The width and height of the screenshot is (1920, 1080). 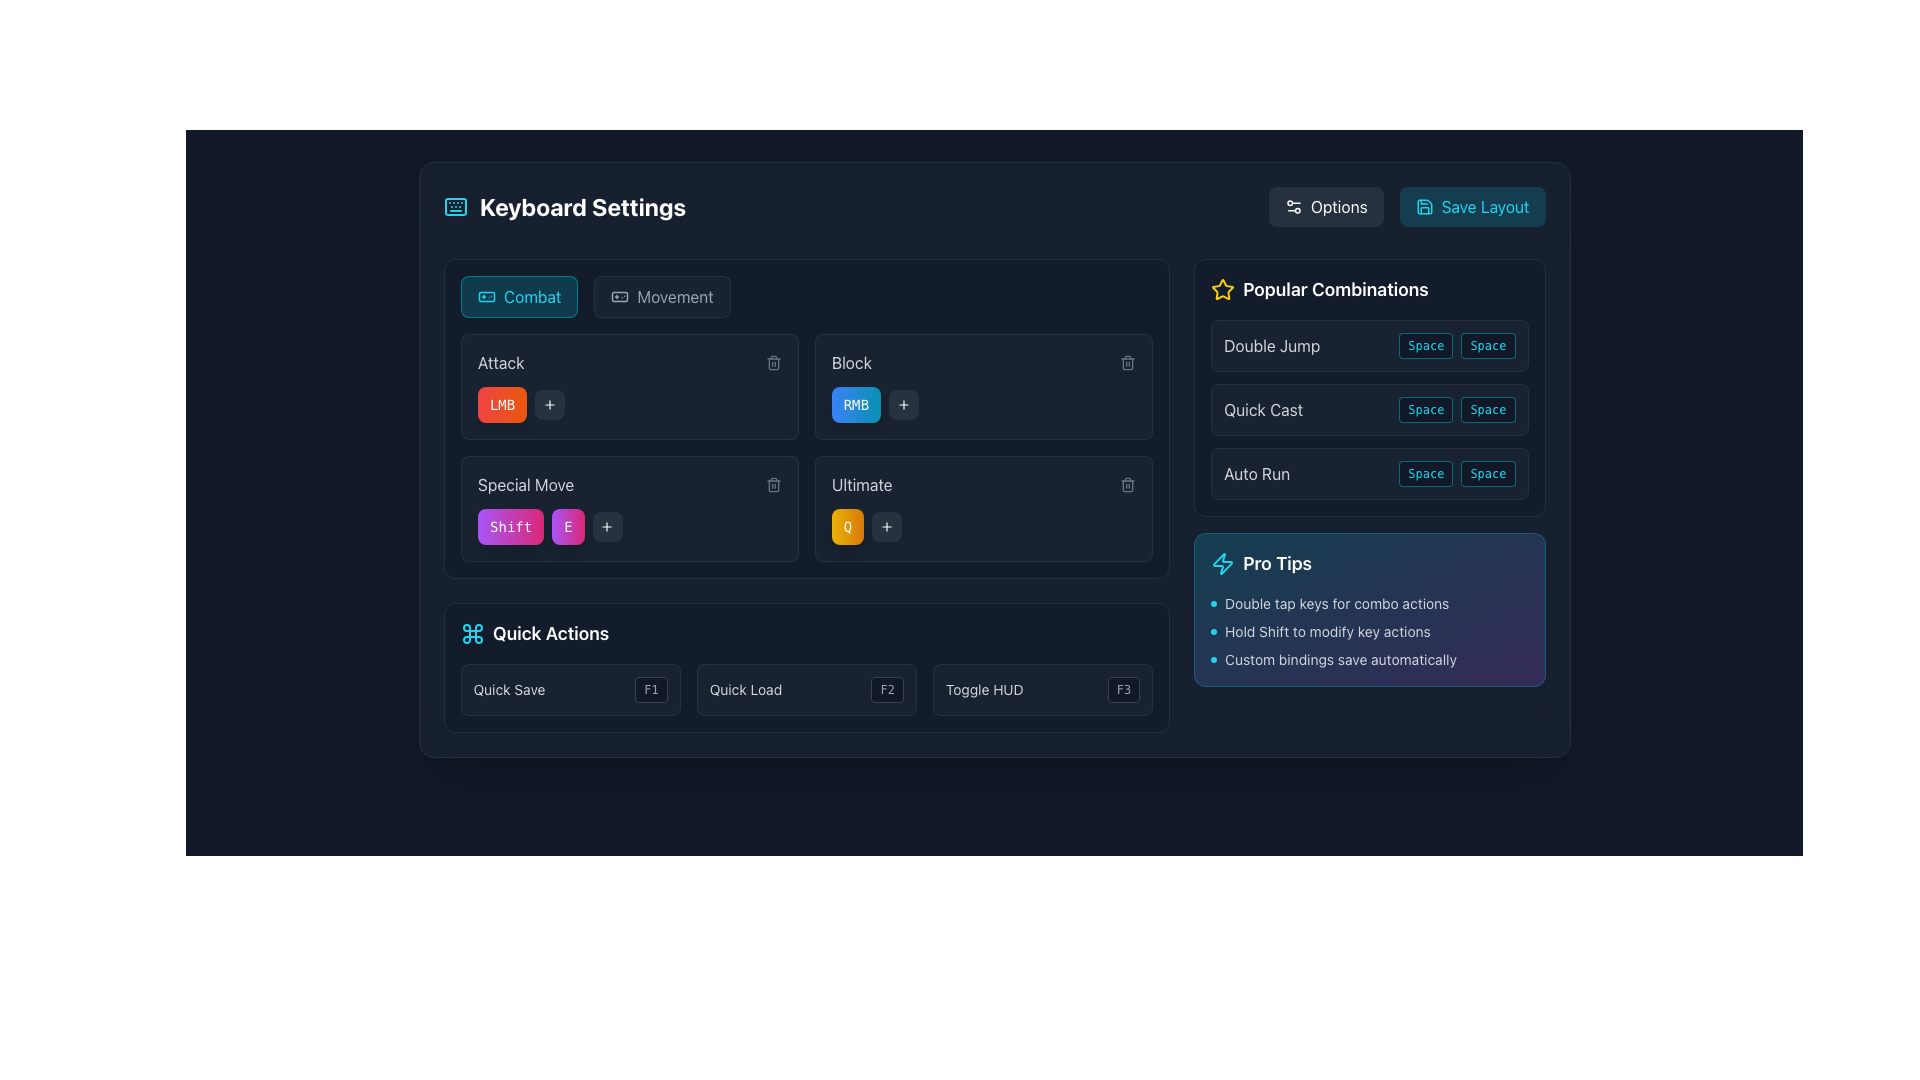 What do you see at coordinates (856, 405) in the screenshot?
I see `the rectangular button labeled 'RMB' with a gradient background transitioning from blue to cyan, featuring white monospaced text, located in the 'Block' section of the 'Keyboard Settings' interface` at bounding box center [856, 405].